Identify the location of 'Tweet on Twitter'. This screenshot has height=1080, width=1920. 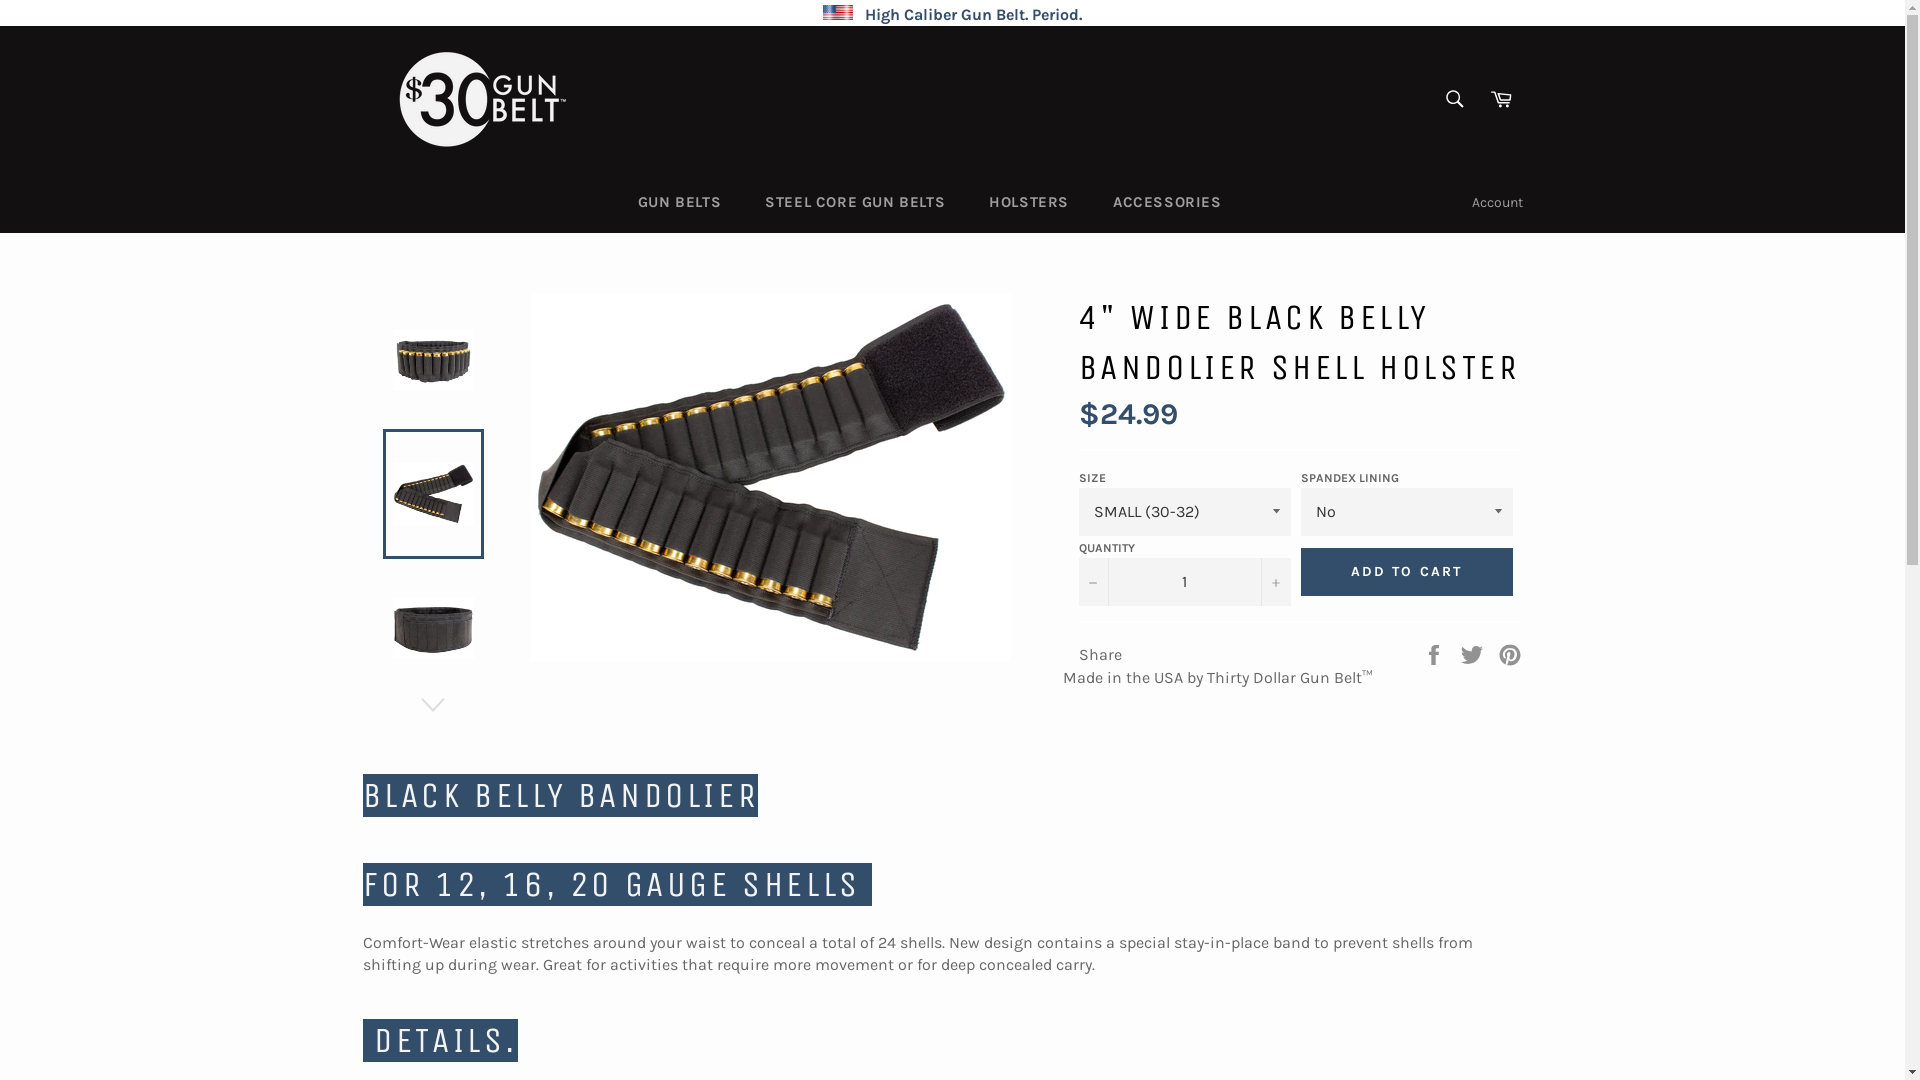
(1473, 653).